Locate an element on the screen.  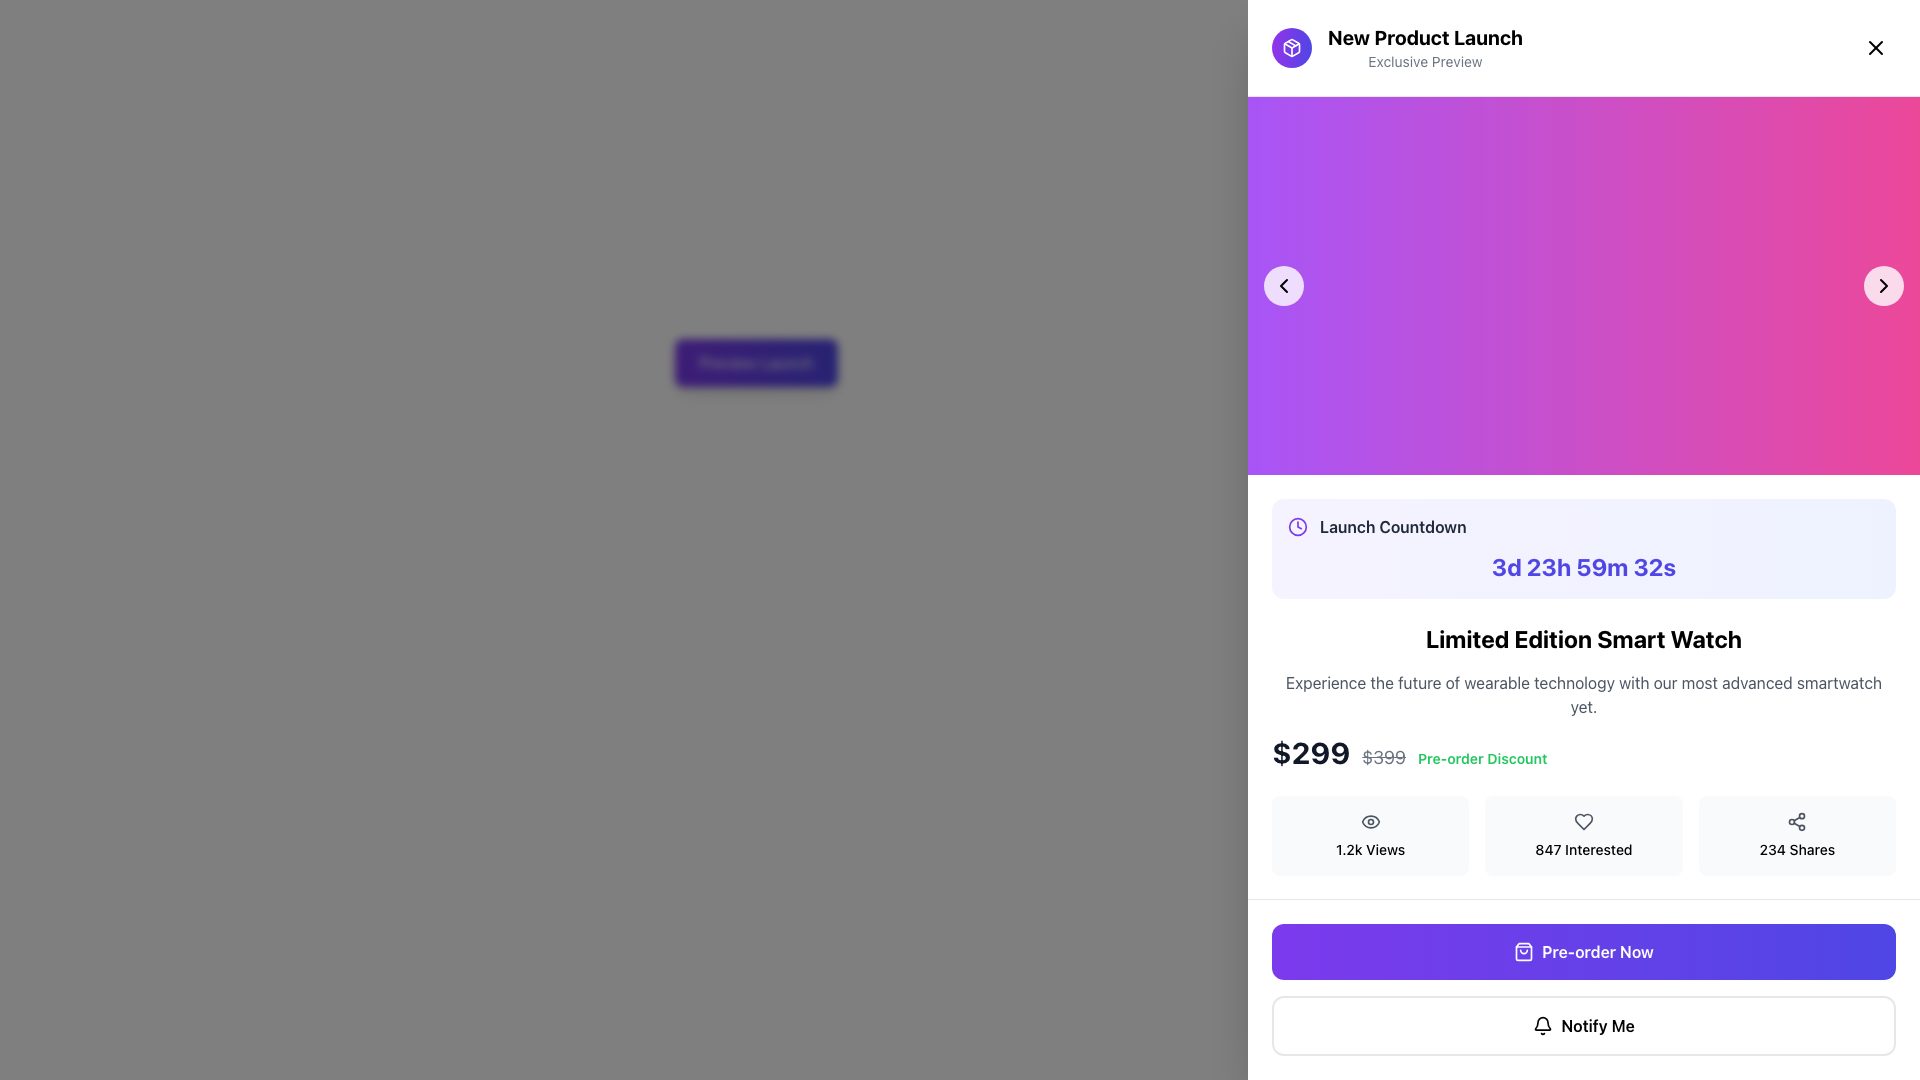
the informational block displaying '847 Interested' with a heart icon, positioned centrally between the '1.2k Views' and '234 Shares' blocks is located at coordinates (1583, 836).